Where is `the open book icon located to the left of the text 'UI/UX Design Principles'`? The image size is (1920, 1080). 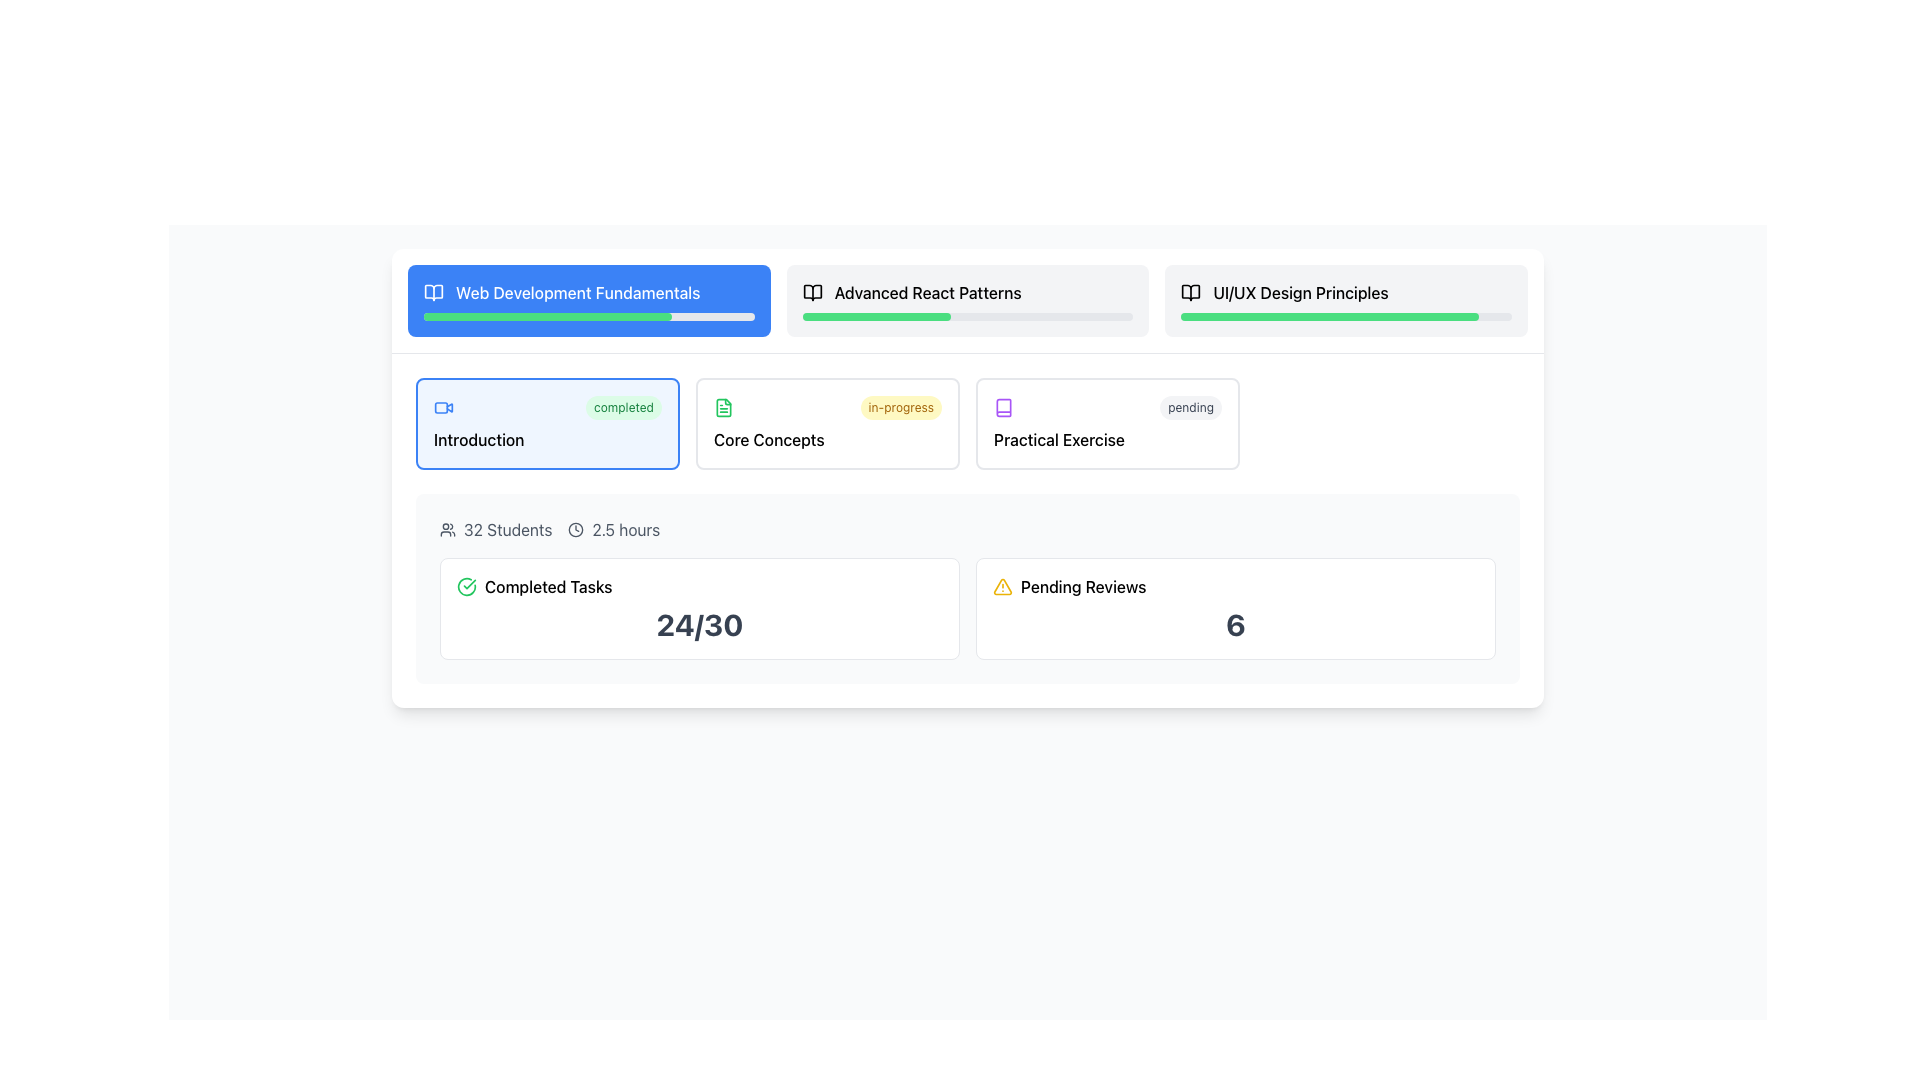
the open book icon located to the left of the text 'UI/UX Design Principles' is located at coordinates (1191, 293).